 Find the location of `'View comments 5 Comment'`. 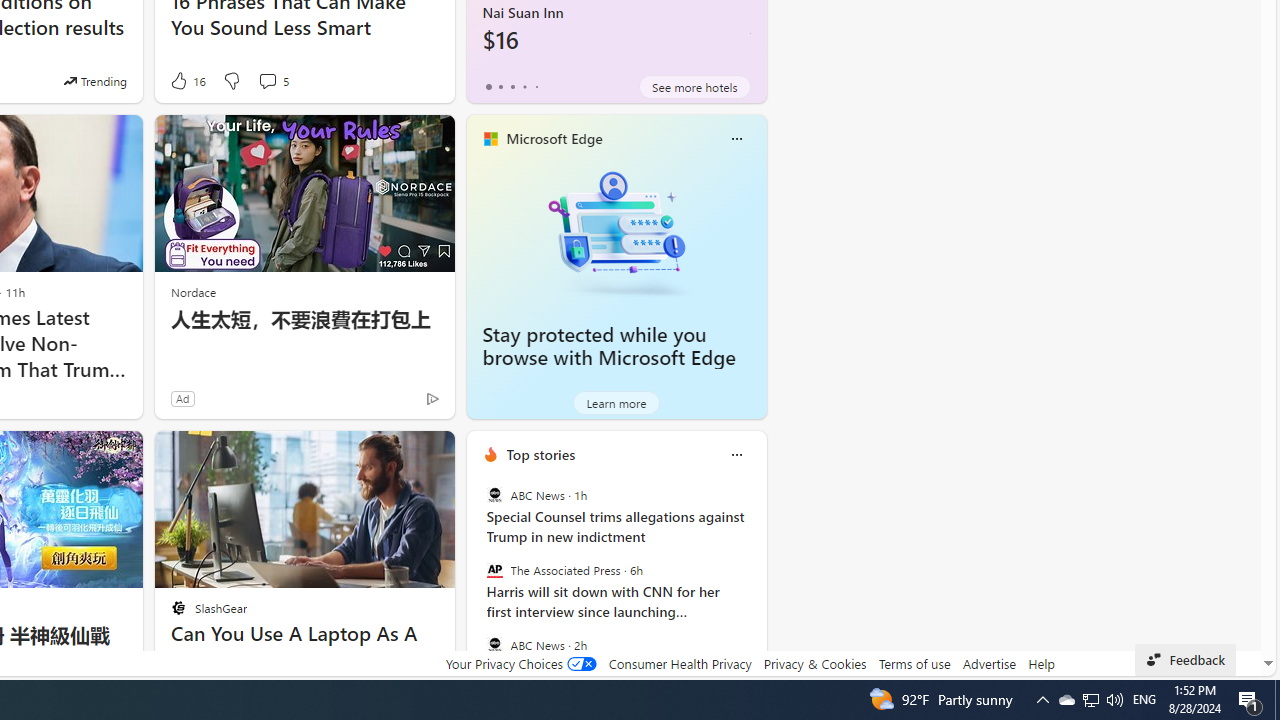

'View comments 5 Comment' is located at coordinates (272, 80).